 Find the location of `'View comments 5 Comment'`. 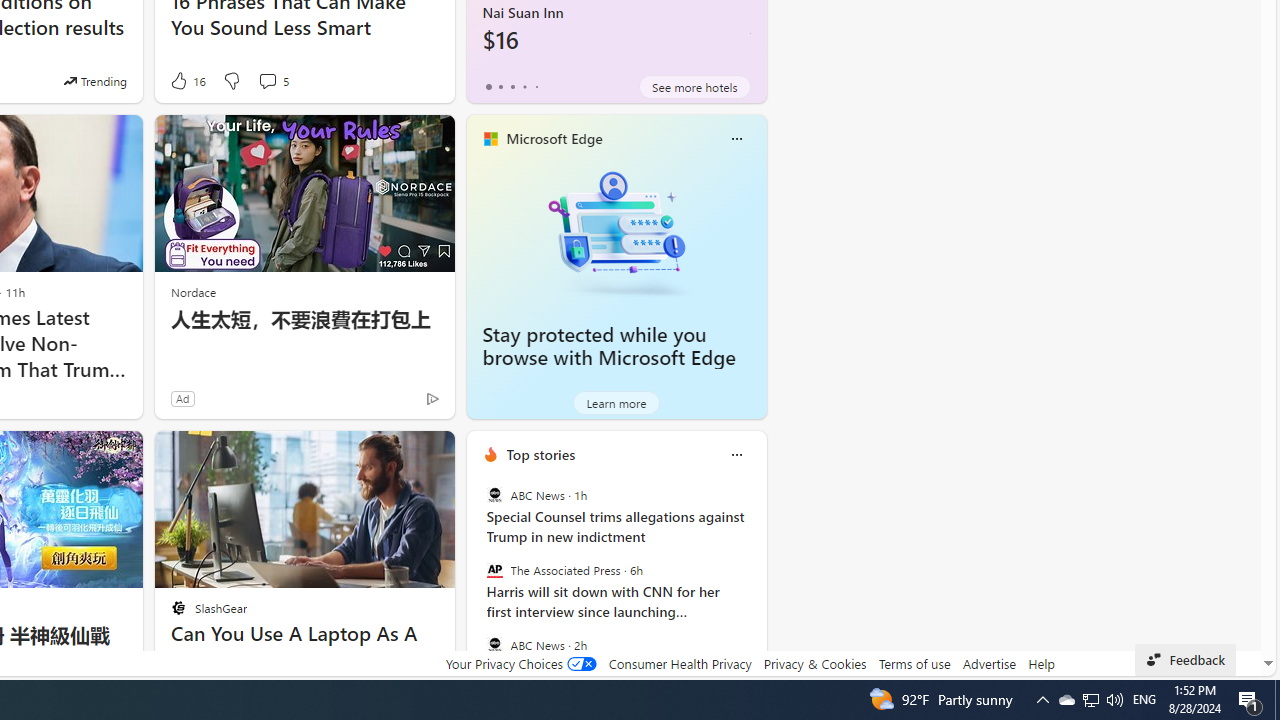

'View comments 5 Comment' is located at coordinates (272, 80).